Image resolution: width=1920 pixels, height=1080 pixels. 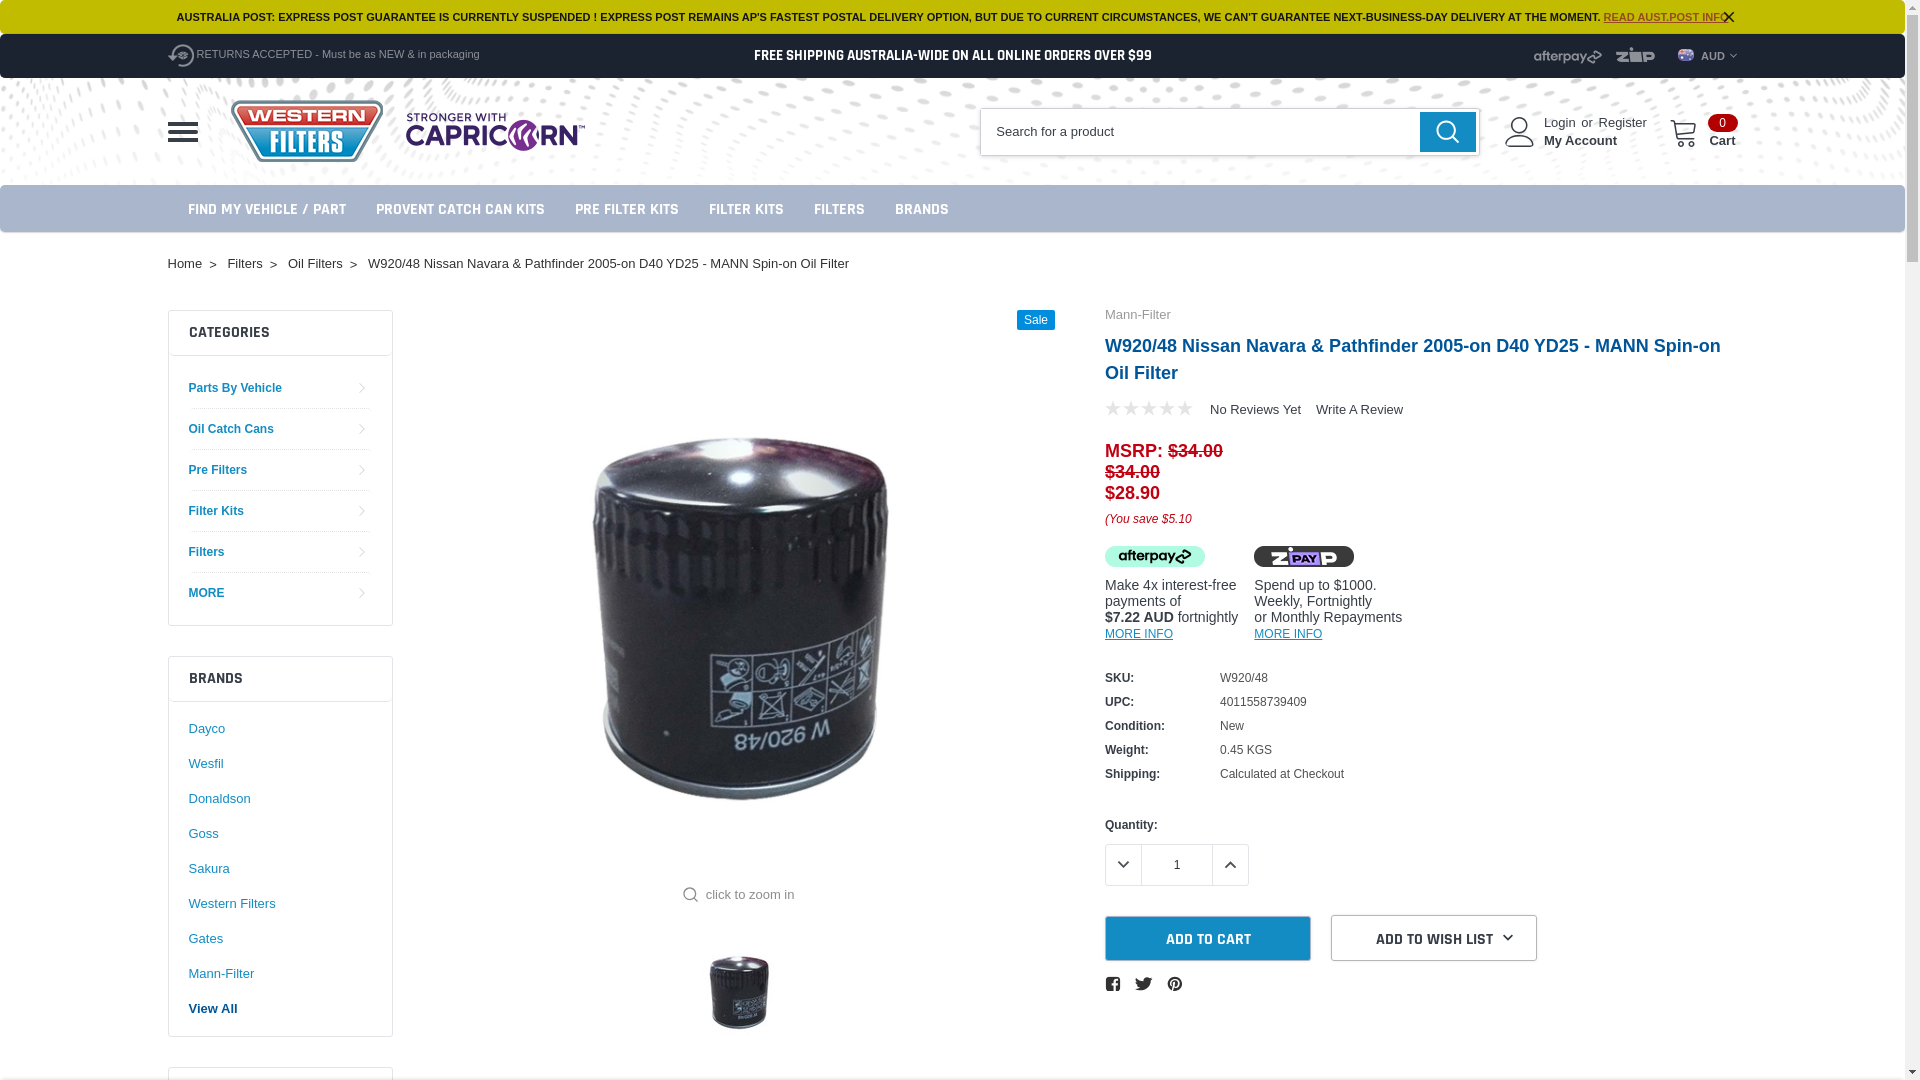 I want to click on 'Filter Kits', so click(x=215, y=509).